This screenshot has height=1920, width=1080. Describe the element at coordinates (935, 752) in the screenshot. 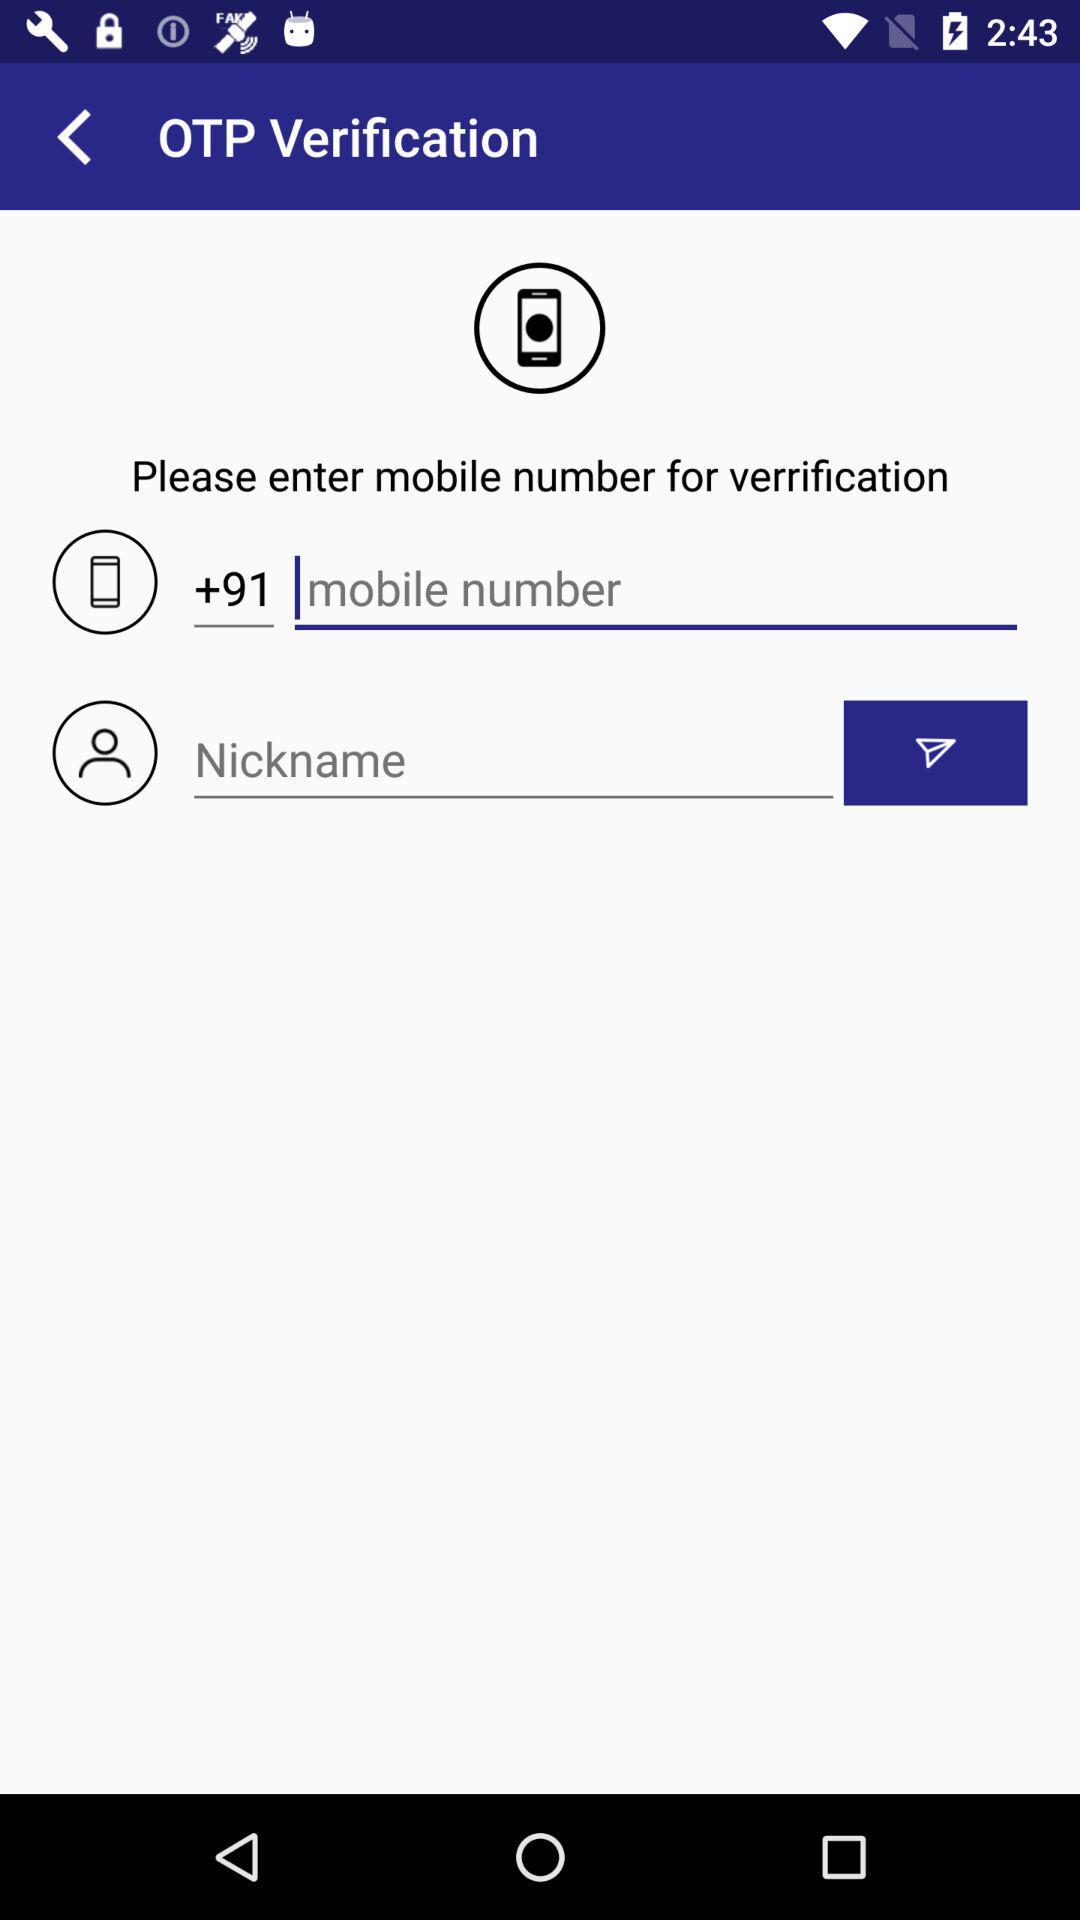

I see `the flash icon` at that location.